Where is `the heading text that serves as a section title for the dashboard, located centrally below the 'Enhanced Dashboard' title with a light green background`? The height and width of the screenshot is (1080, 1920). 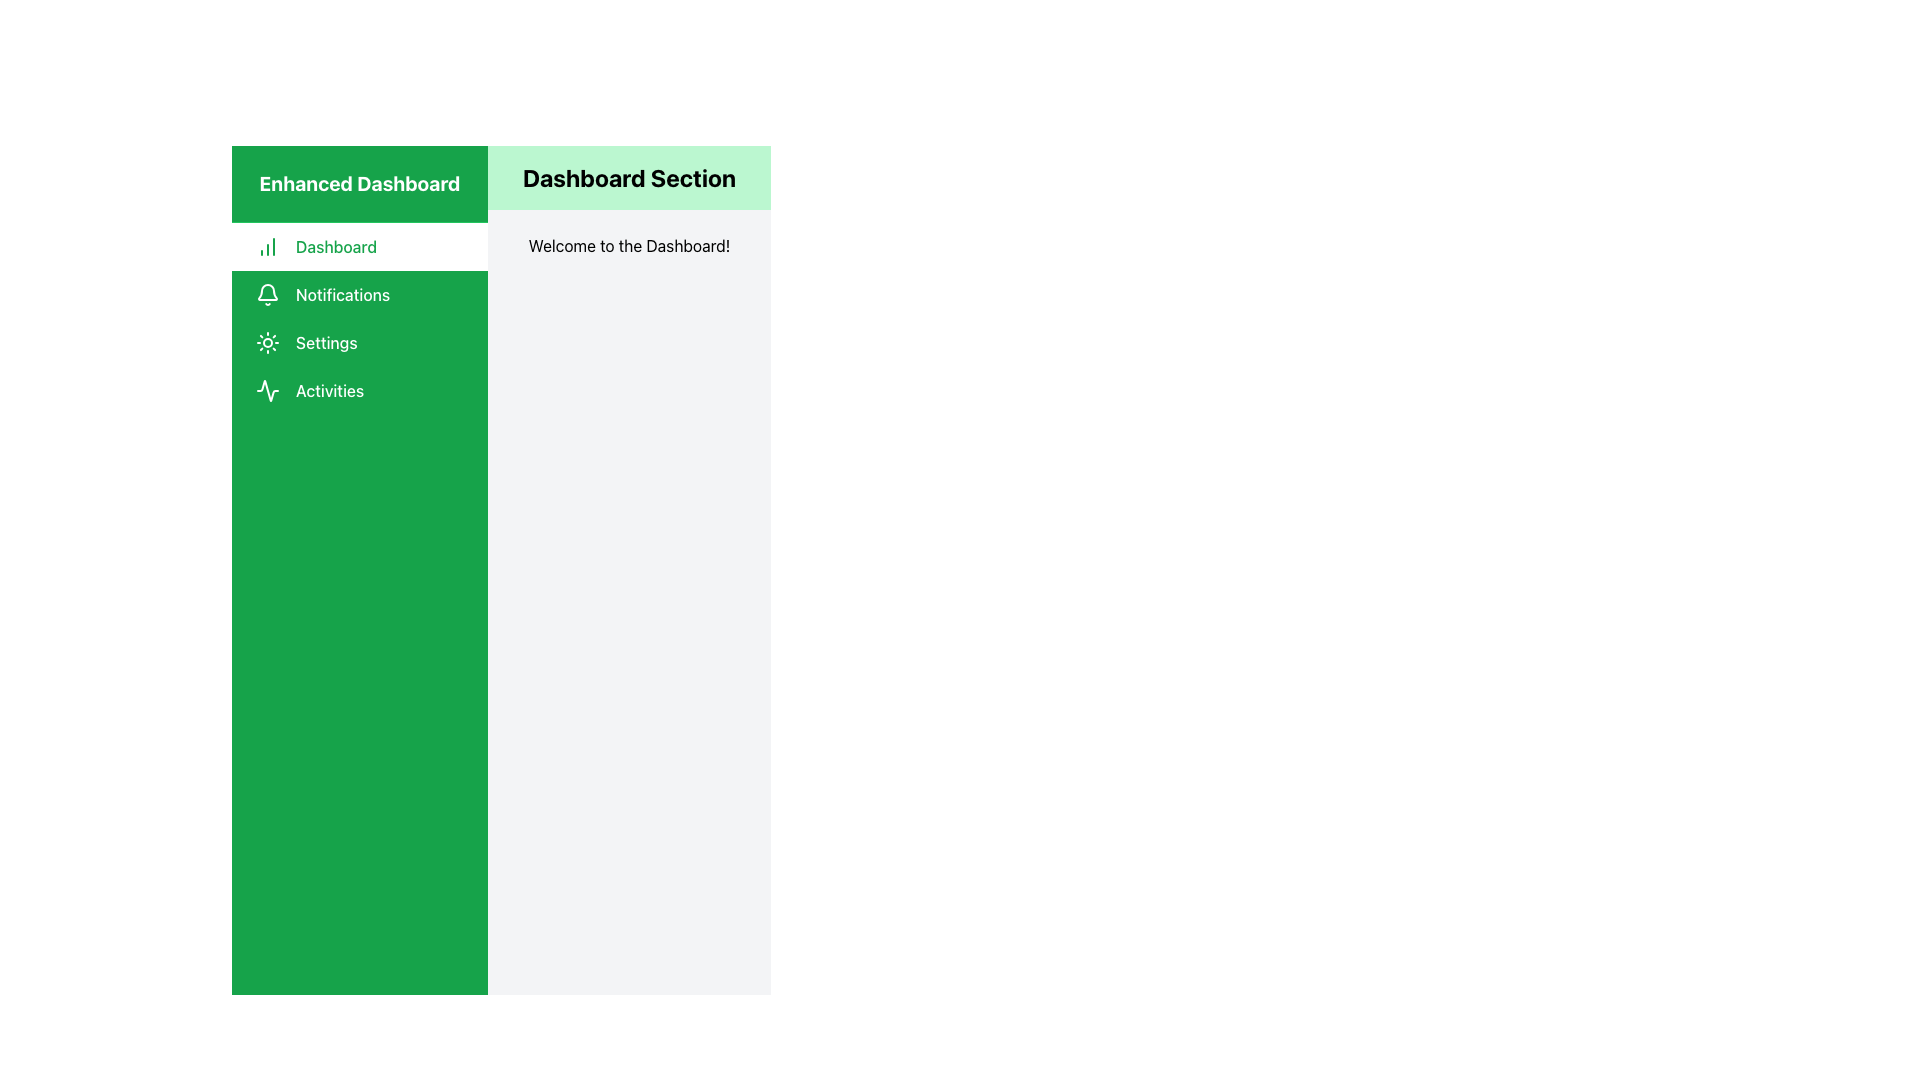 the heading text that serves as a section title for the dashboard, located centrally below the 'Enhanced Dashboard' title with a light green background is located at coordinates (628, 176).